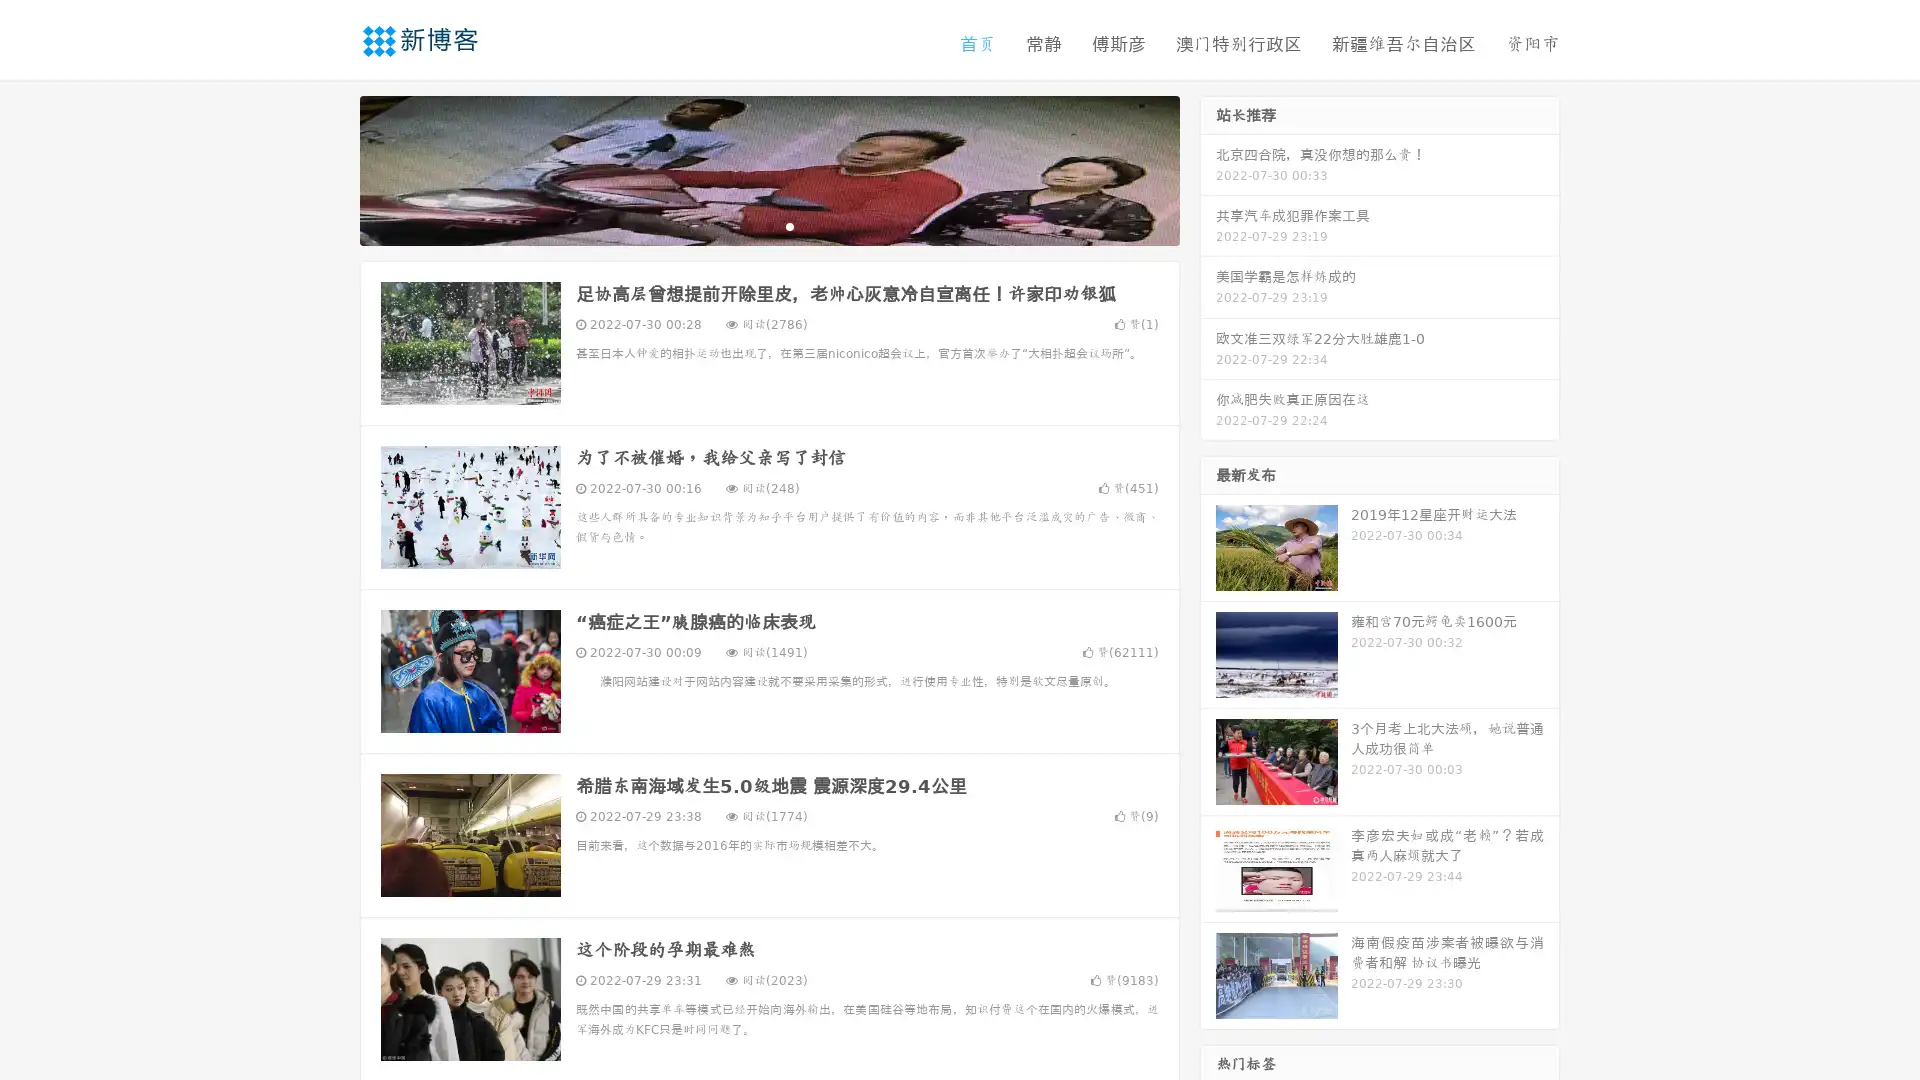  What do you see at coordinates (748, 225) in the screenshot?
I see `Go to slide 1` at bounding box center [748, 225].